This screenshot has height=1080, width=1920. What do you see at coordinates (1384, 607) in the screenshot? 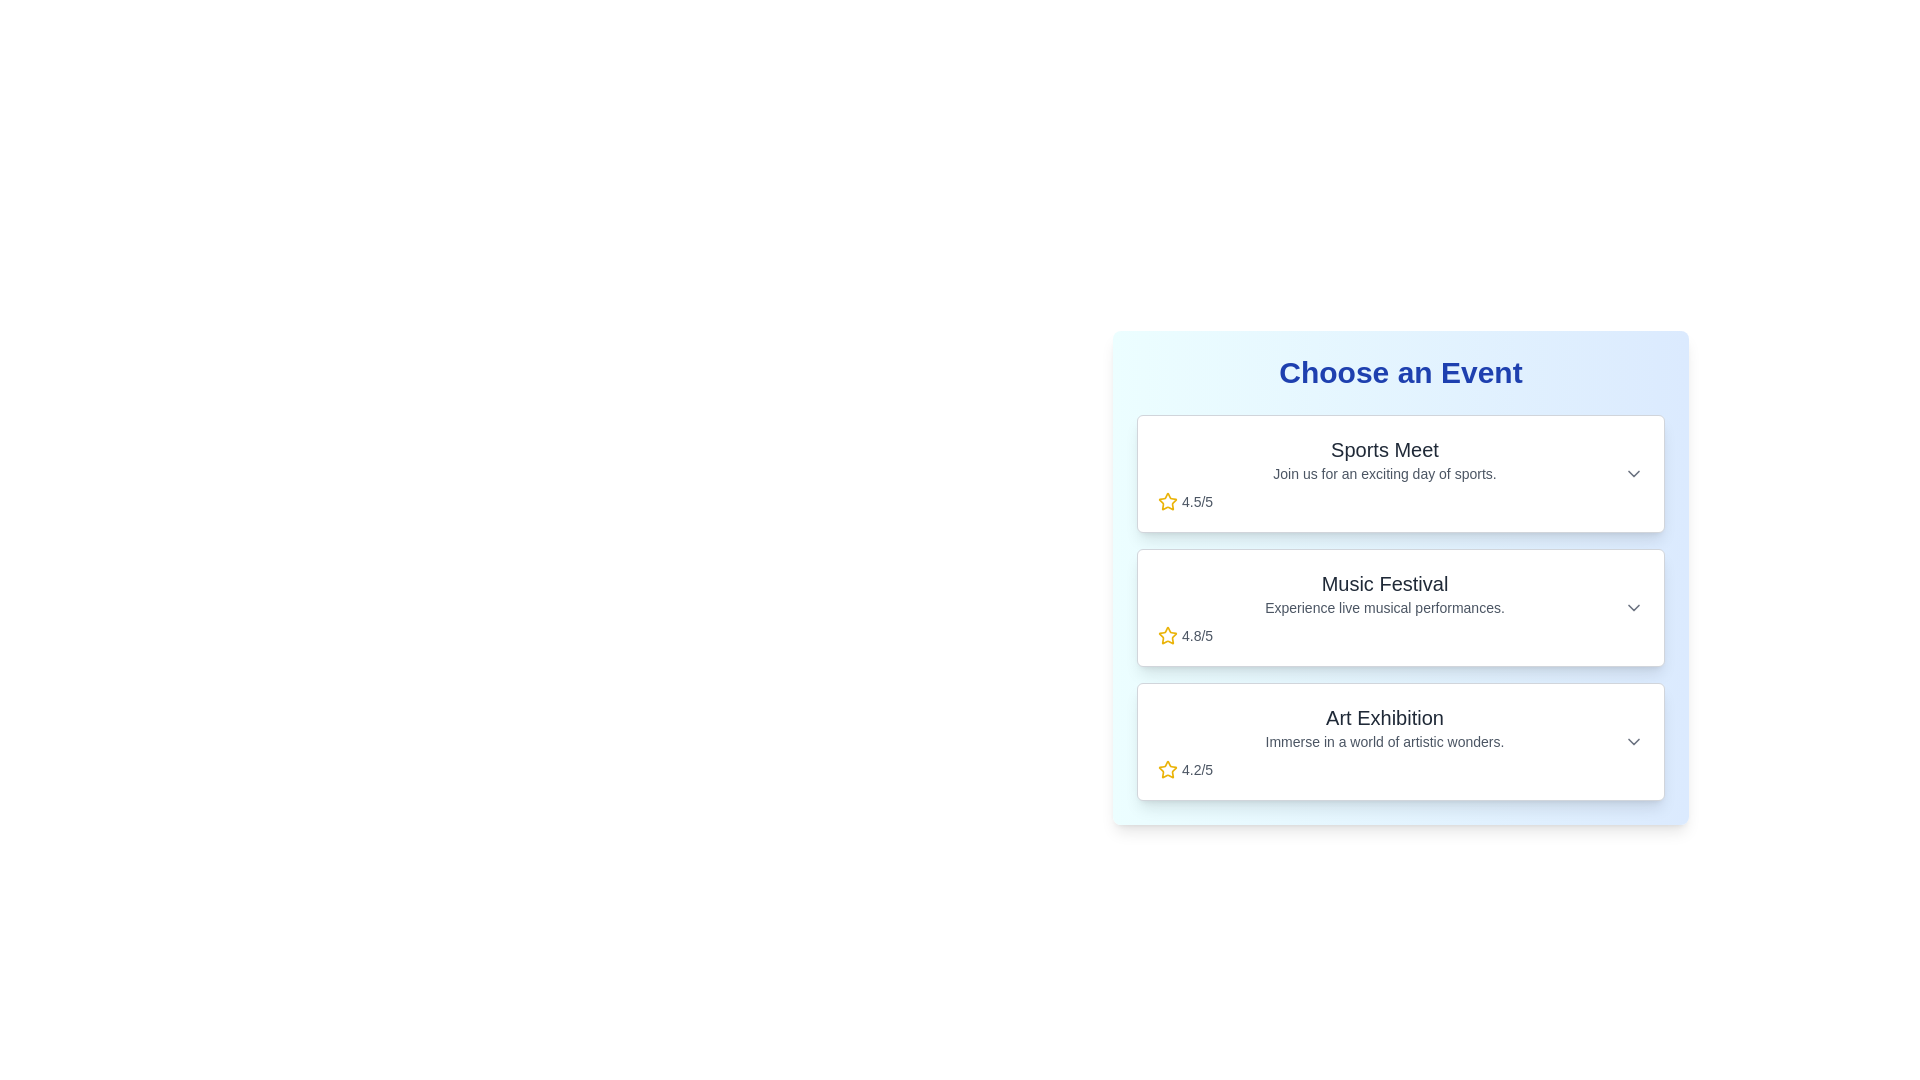
I see `the Text Label that describes the event 'Music Festival', which is located centrally below the header and above the rating component` at bounding box center [1384, 607].